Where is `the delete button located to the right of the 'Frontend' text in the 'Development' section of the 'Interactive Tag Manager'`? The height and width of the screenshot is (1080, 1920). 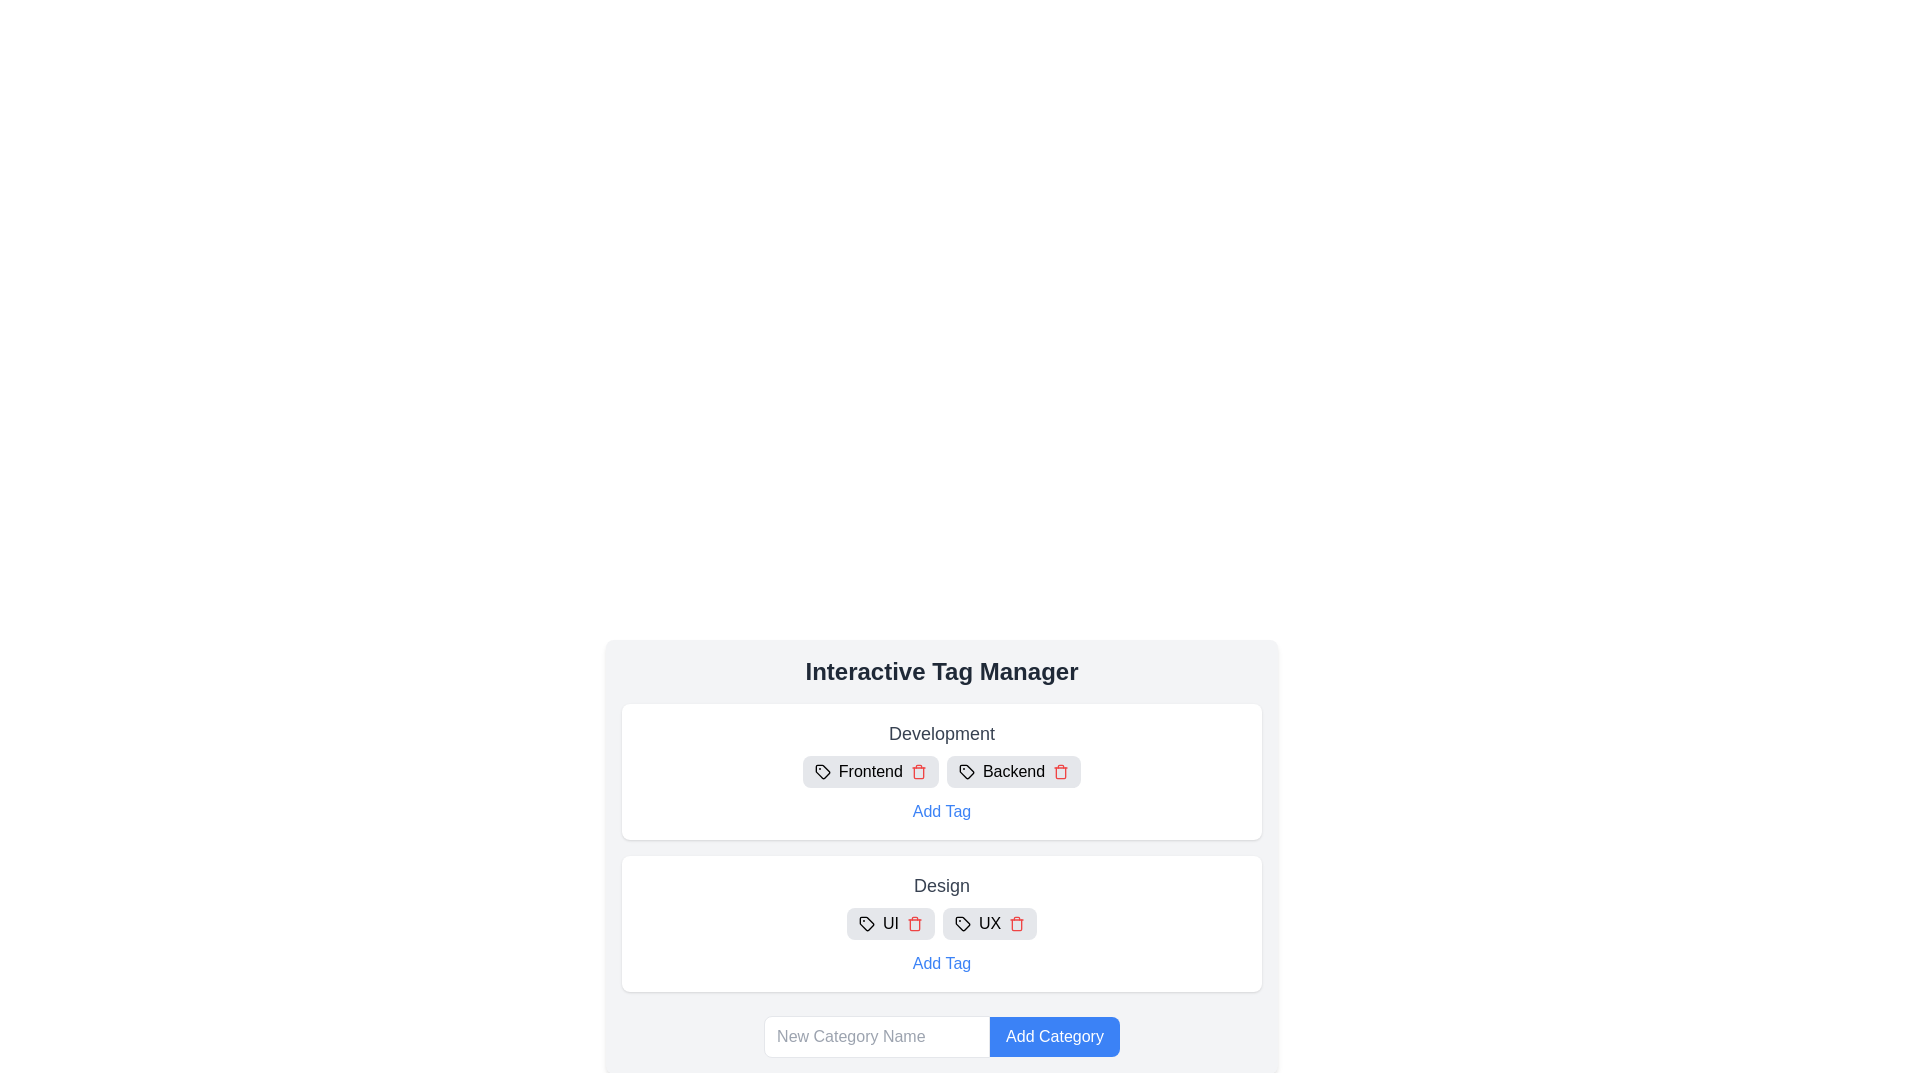 the delete button located to the right of the 'Frontend' text in the 'Development' section of the 'Interactive Tag Manager' is located at coordinates (917, 770).